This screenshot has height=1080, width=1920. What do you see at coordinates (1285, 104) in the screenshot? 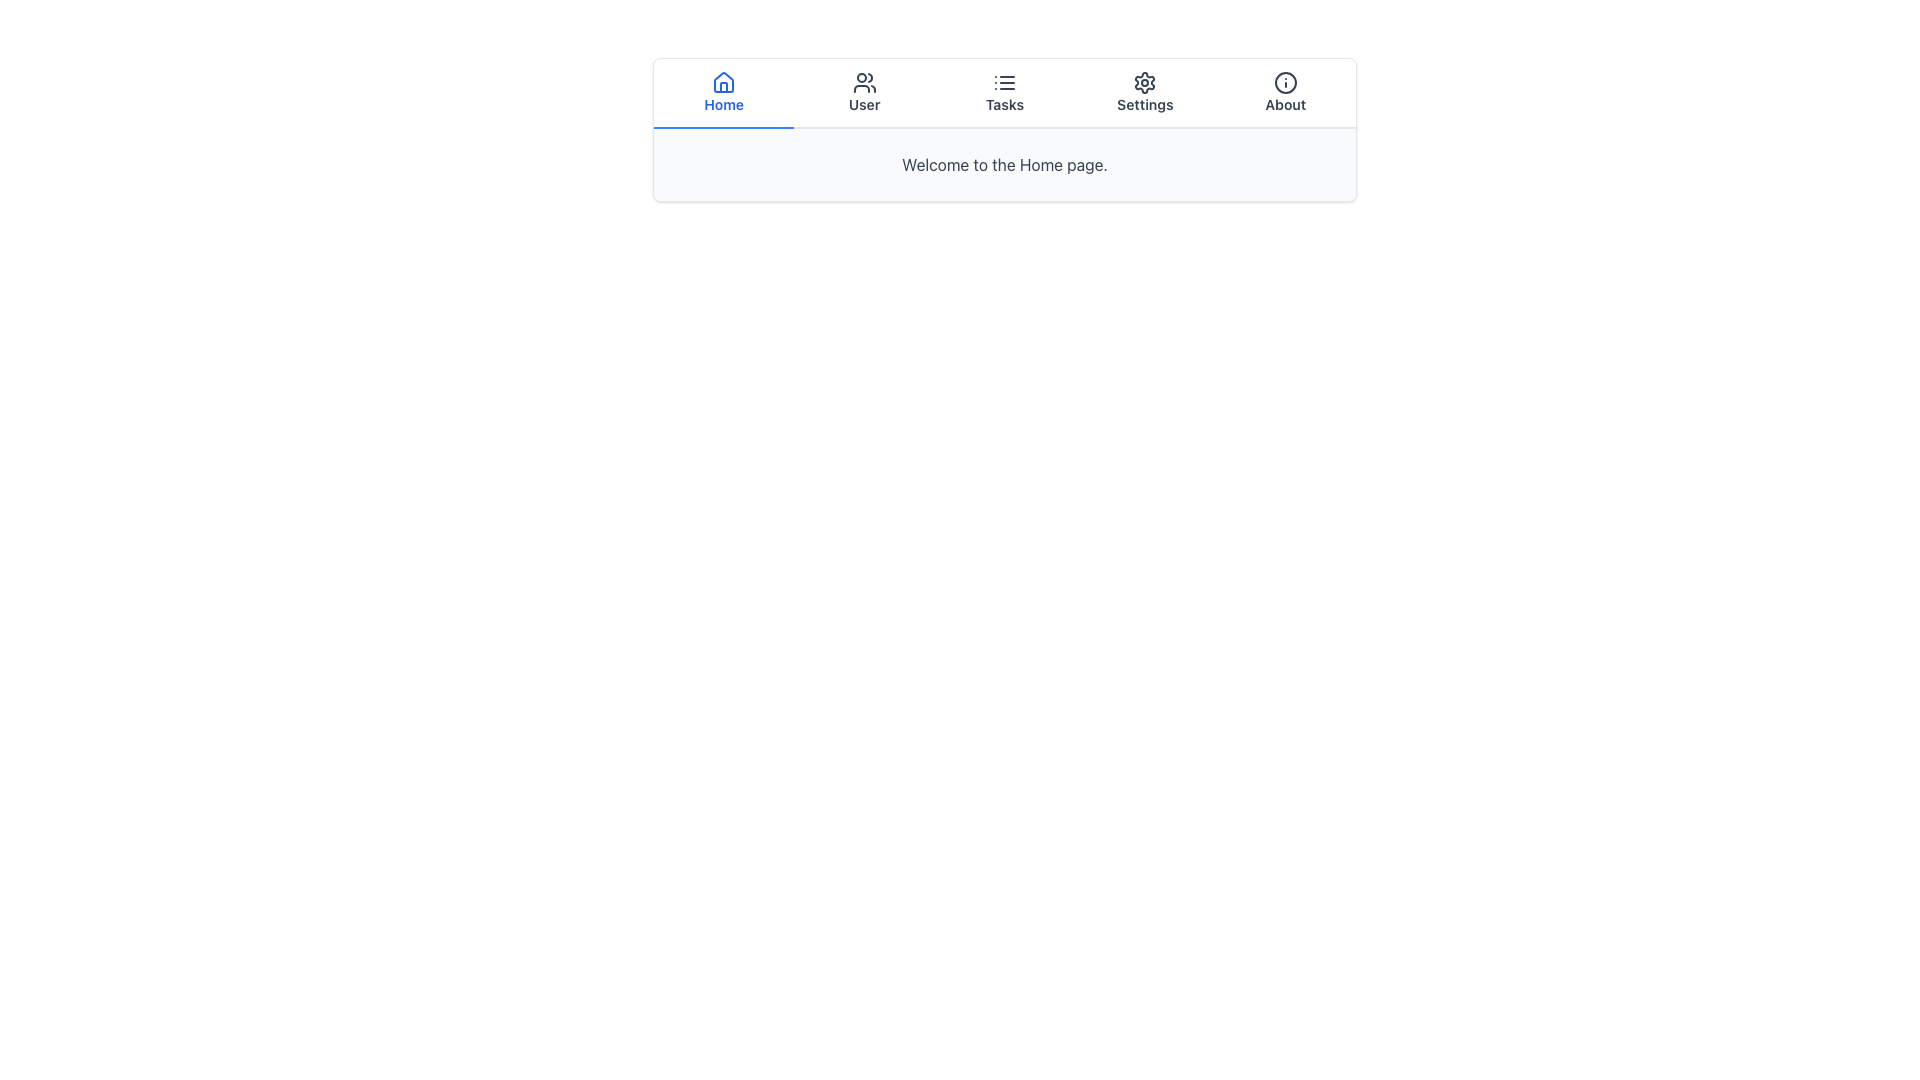
I see `the informational label for the 'About' section located below the information icon in the top navigation bar` at bounding box center [1285, 104].